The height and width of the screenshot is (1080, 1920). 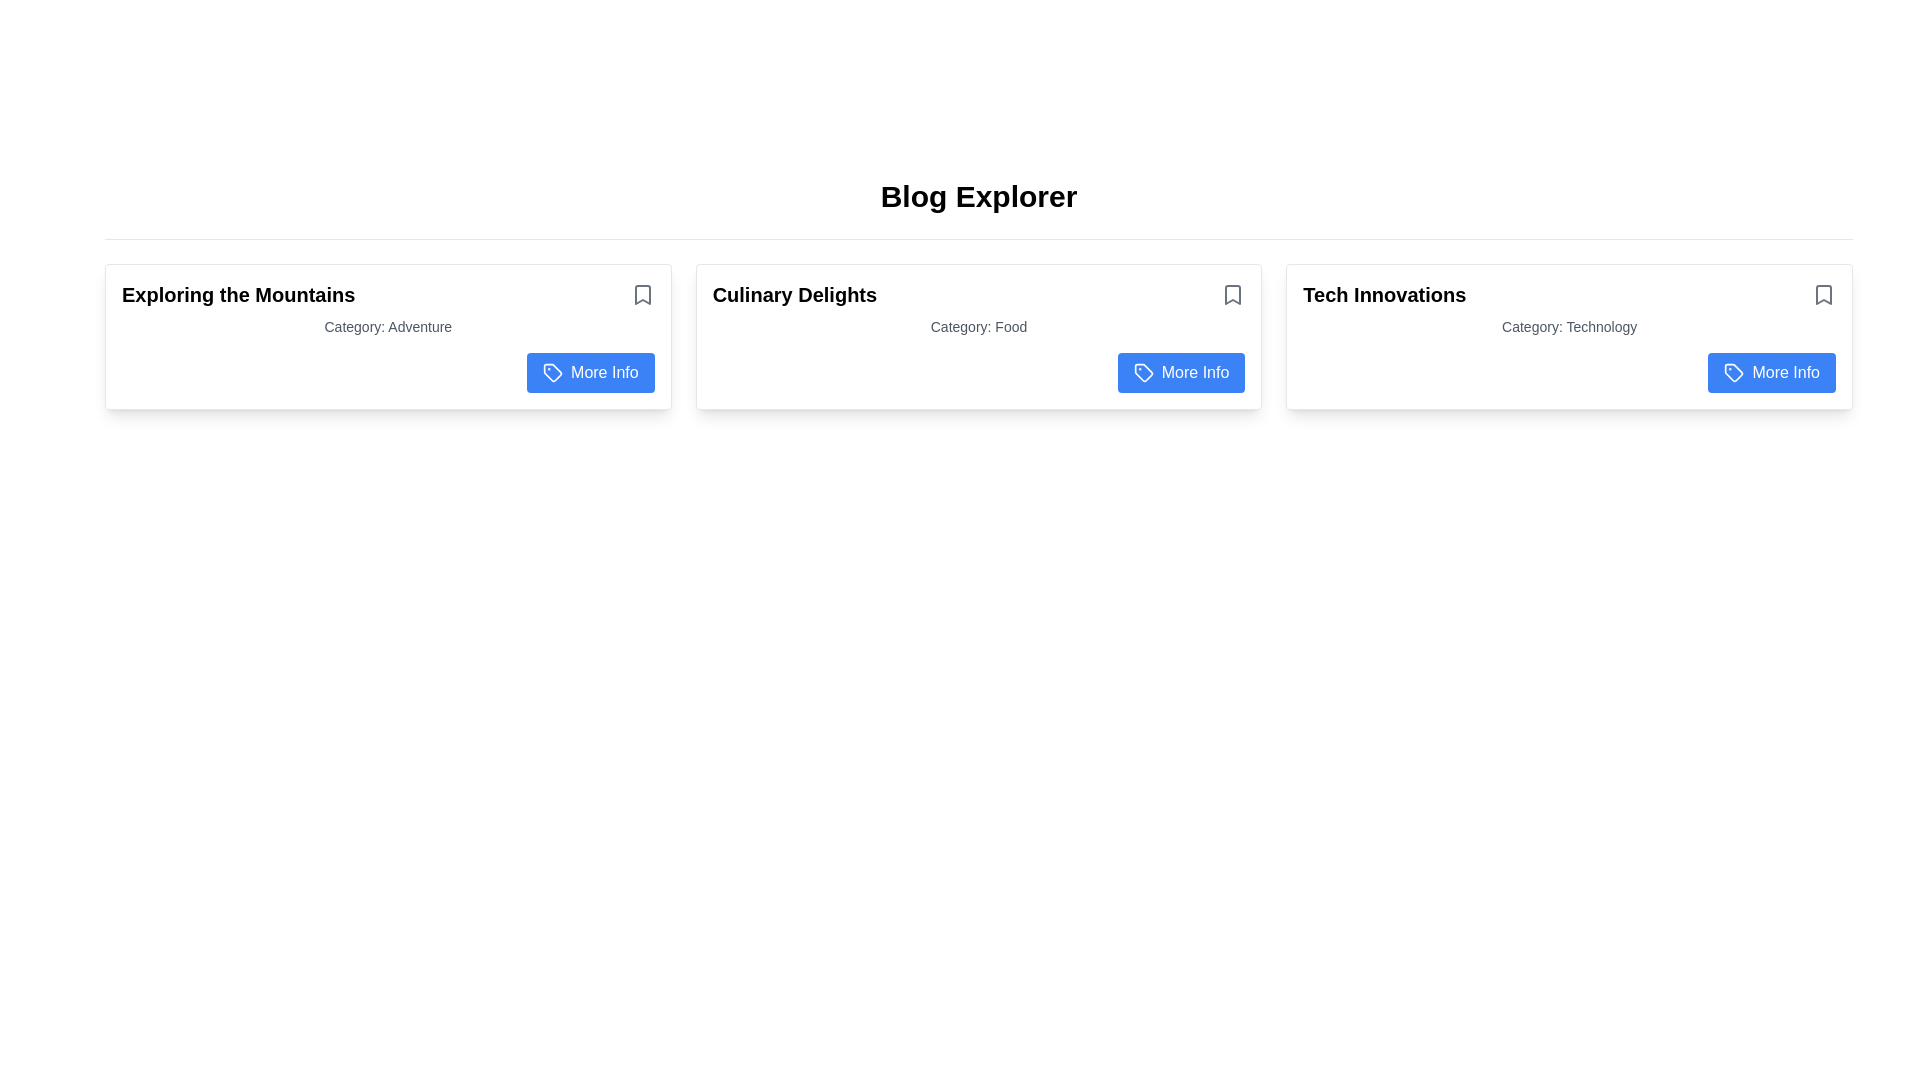 I want to click on the bookmark SVG icon located at the top-right corner of the card labeled 'Culinary Delights', which allows users to save or mark the item for later reference, so click(x=1232, y=294).